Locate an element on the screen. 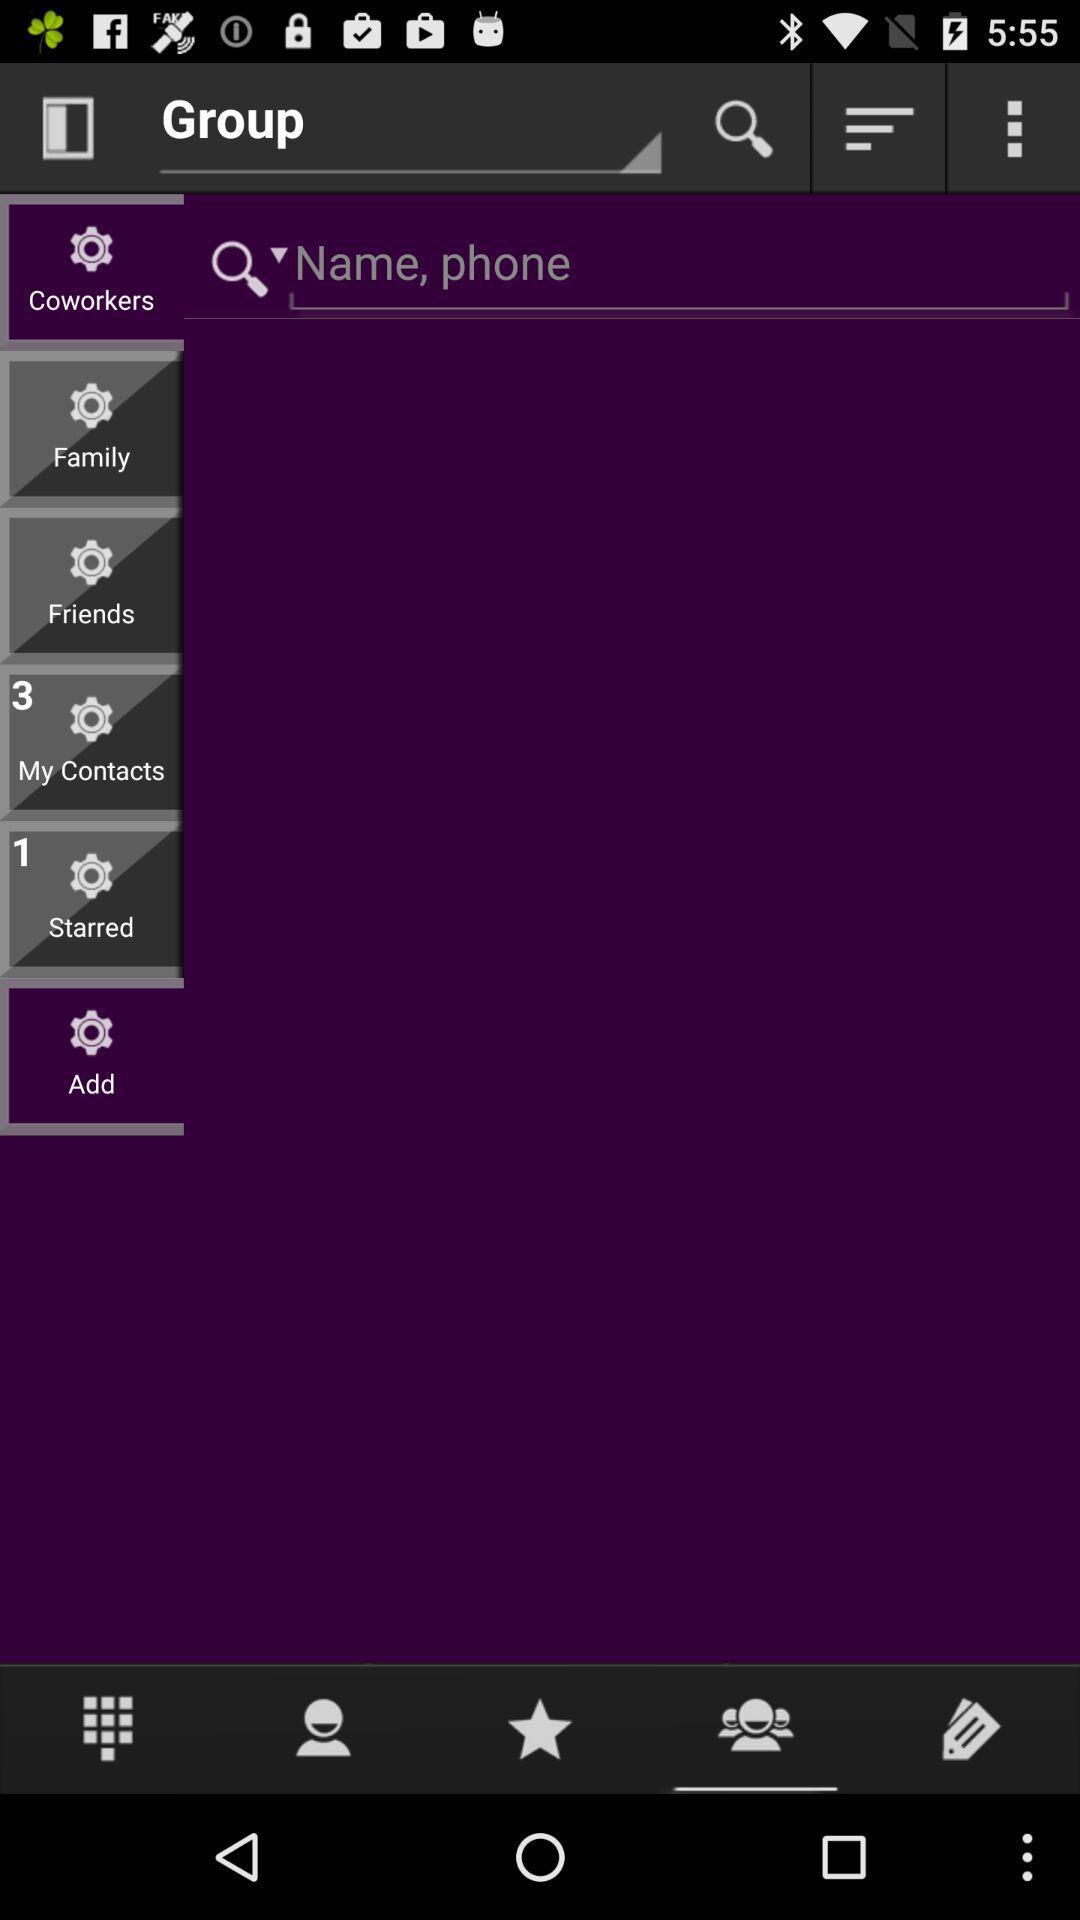 The height and width of the screenshot is (1920, 1080). group message is located at coordinates (756, 1727).